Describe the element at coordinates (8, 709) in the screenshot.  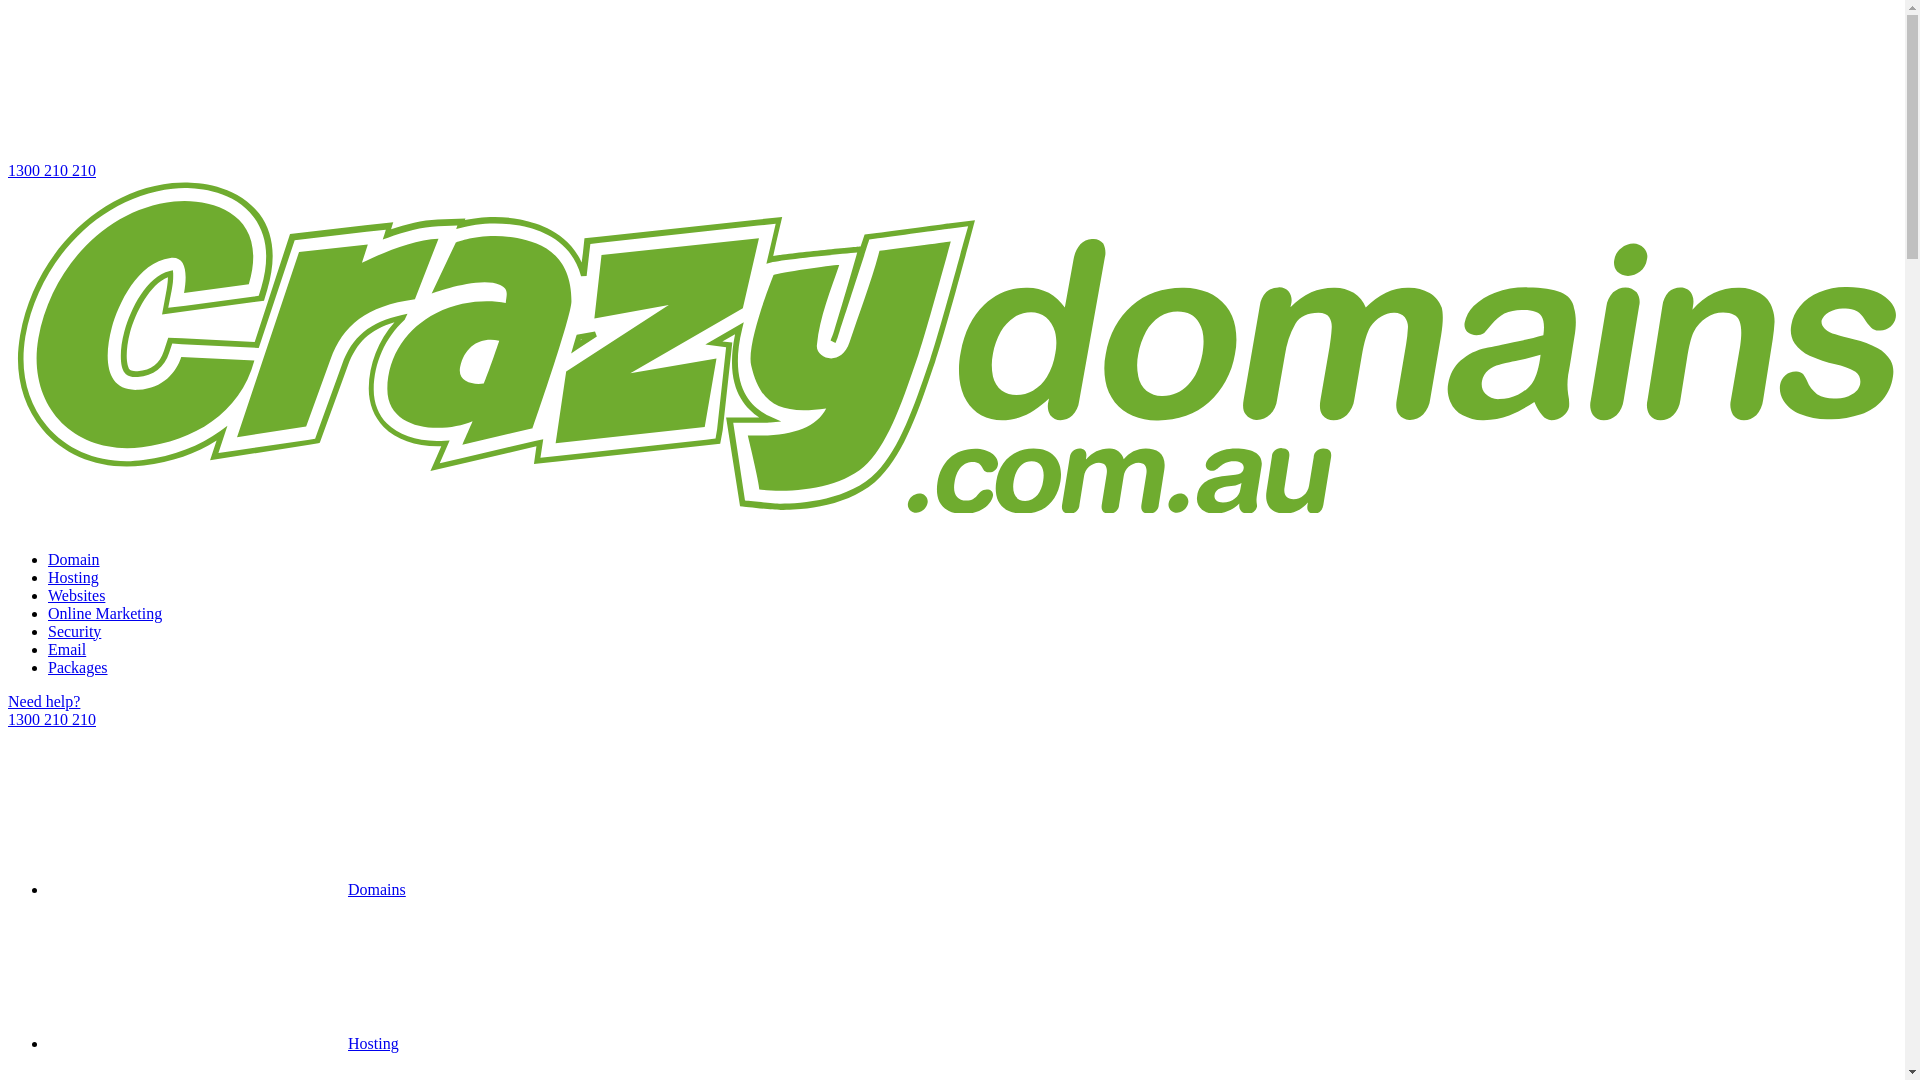
I see `'Need help?` at that location.